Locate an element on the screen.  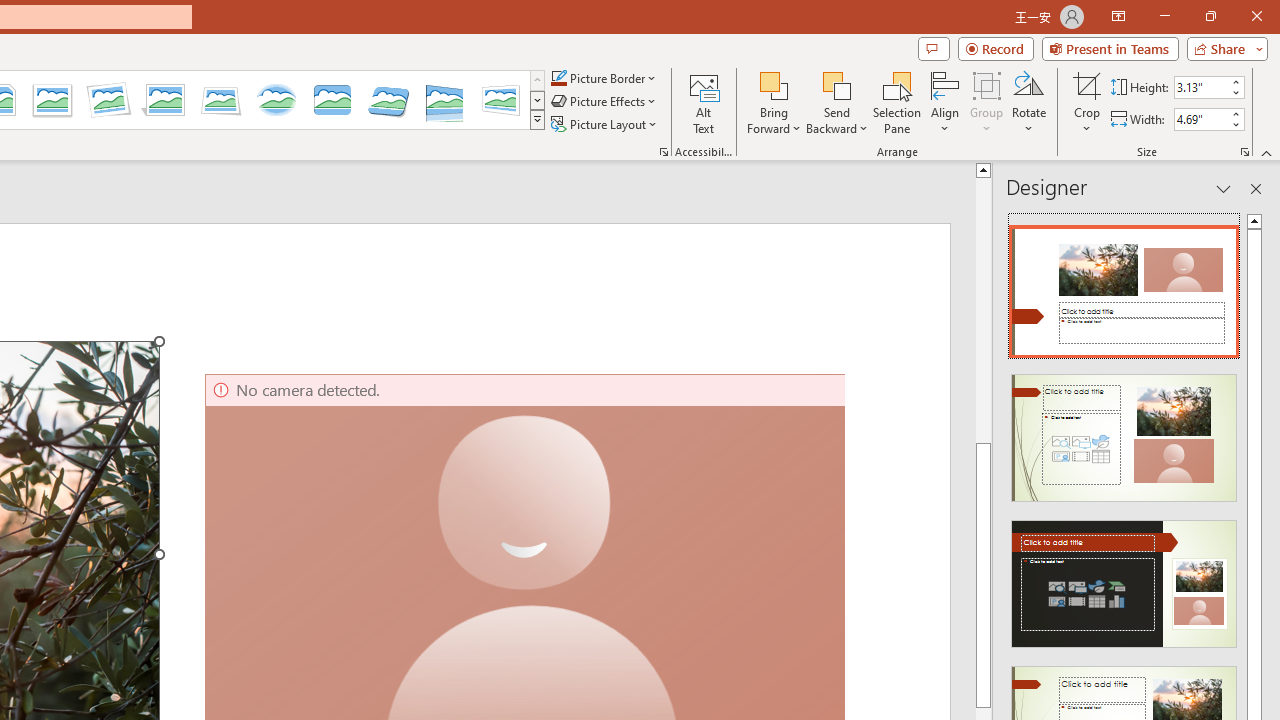
'Picture Effects' is located at coordinates (604, 101).